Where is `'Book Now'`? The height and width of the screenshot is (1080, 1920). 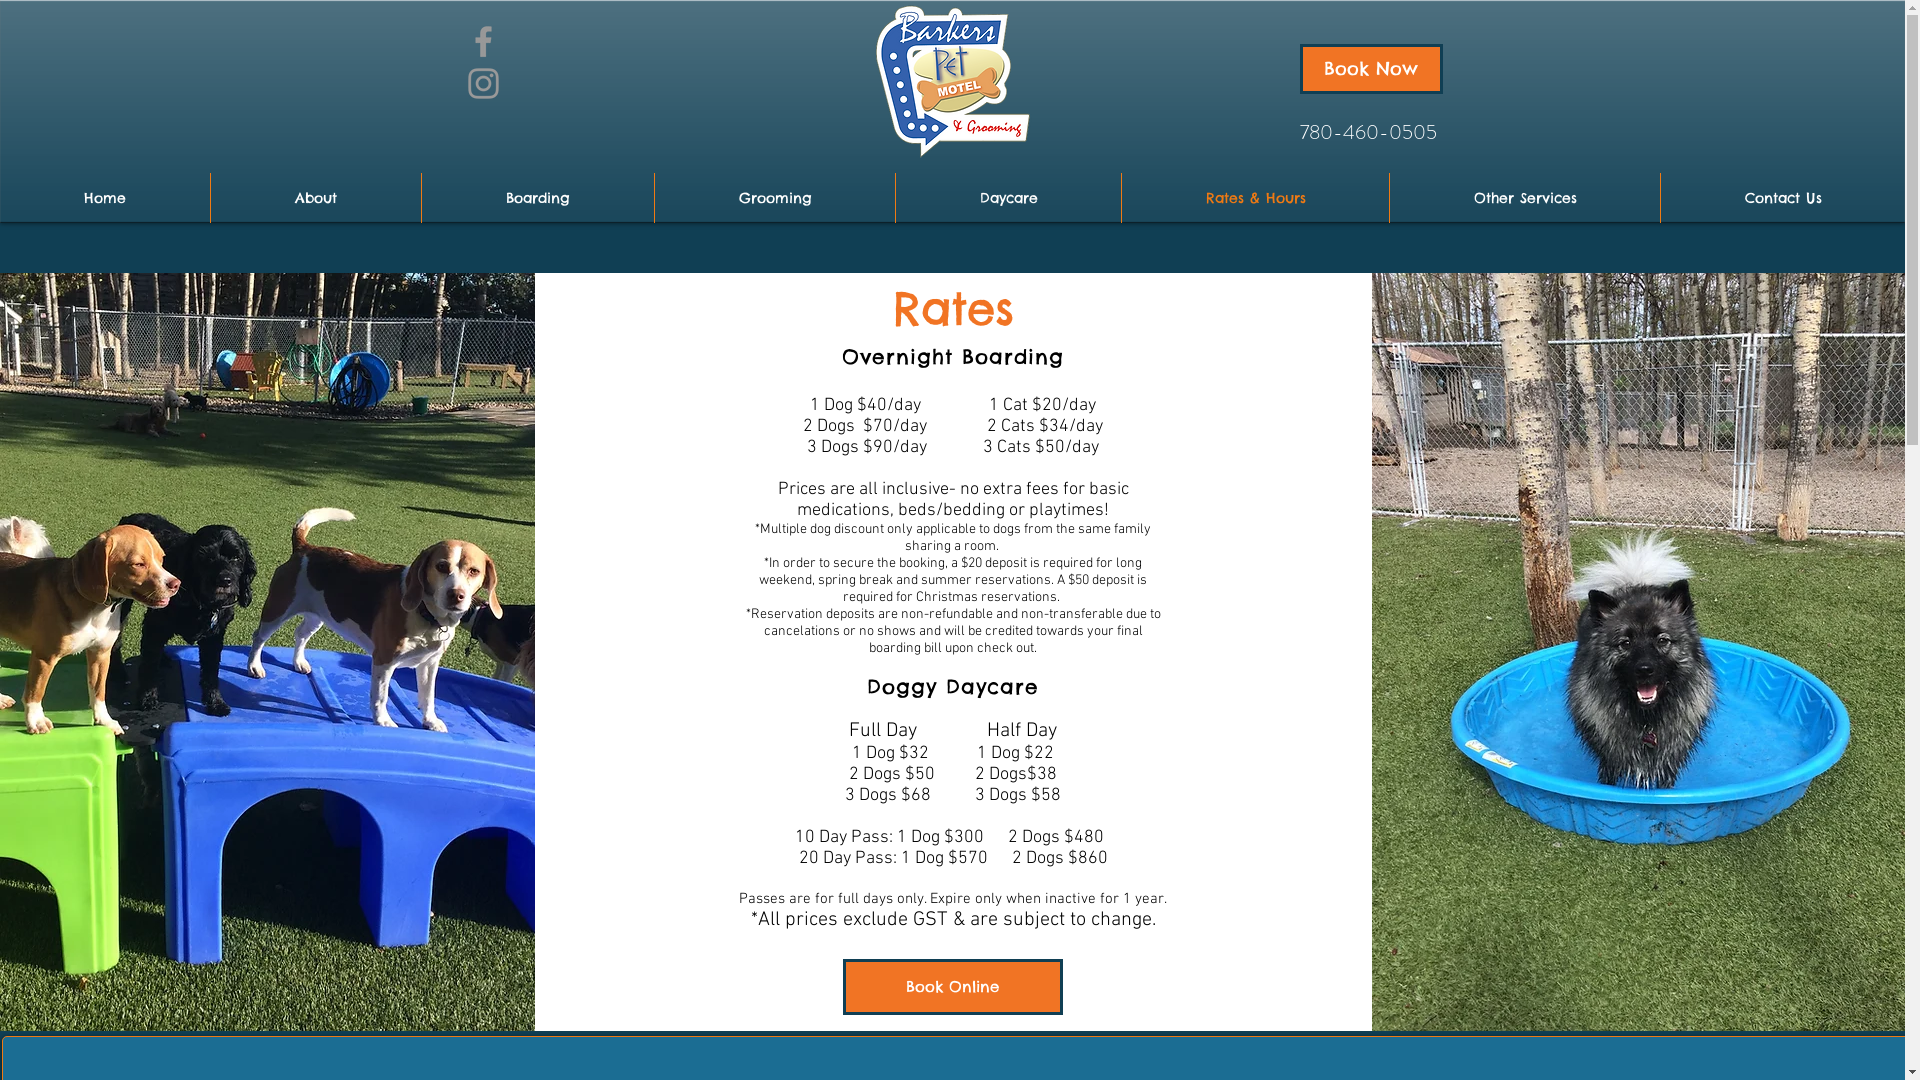
'Book Now' is located at coordinates (1370, 68).